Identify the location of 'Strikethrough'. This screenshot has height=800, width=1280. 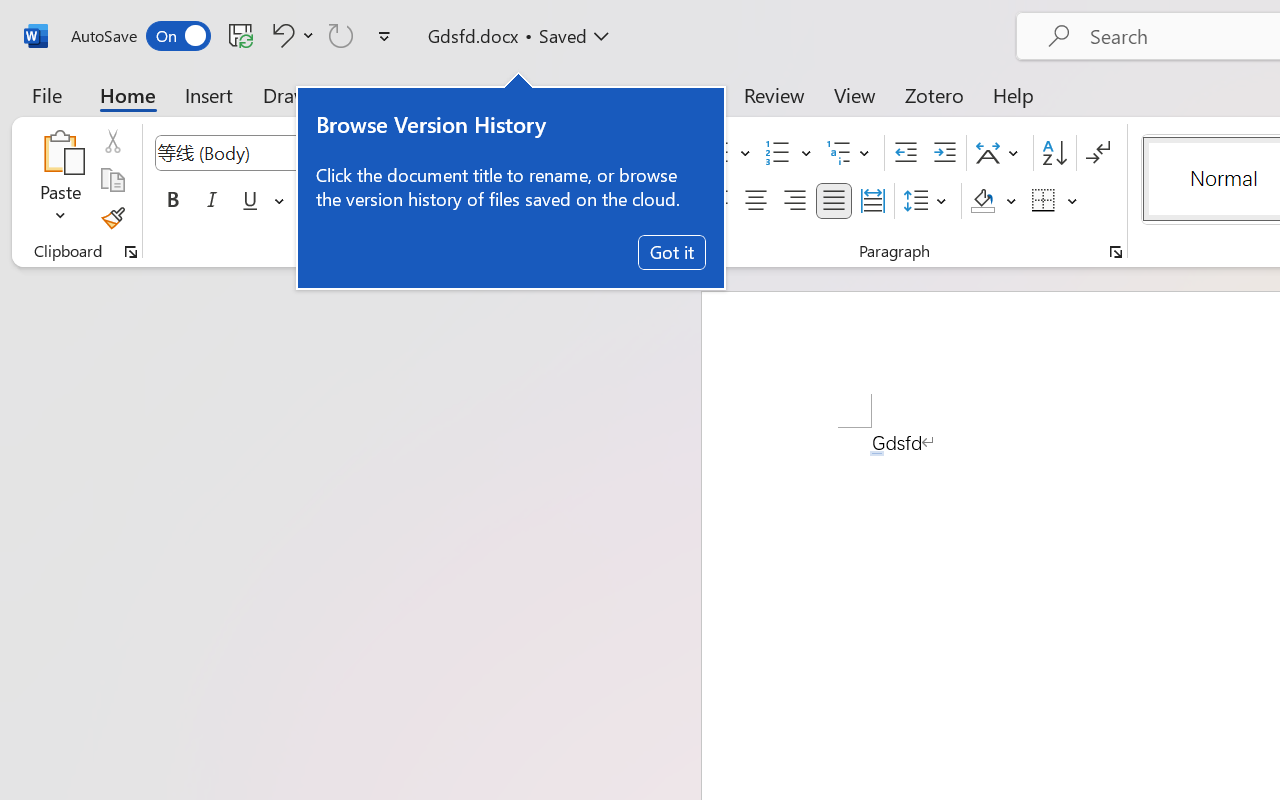
(311, 201).